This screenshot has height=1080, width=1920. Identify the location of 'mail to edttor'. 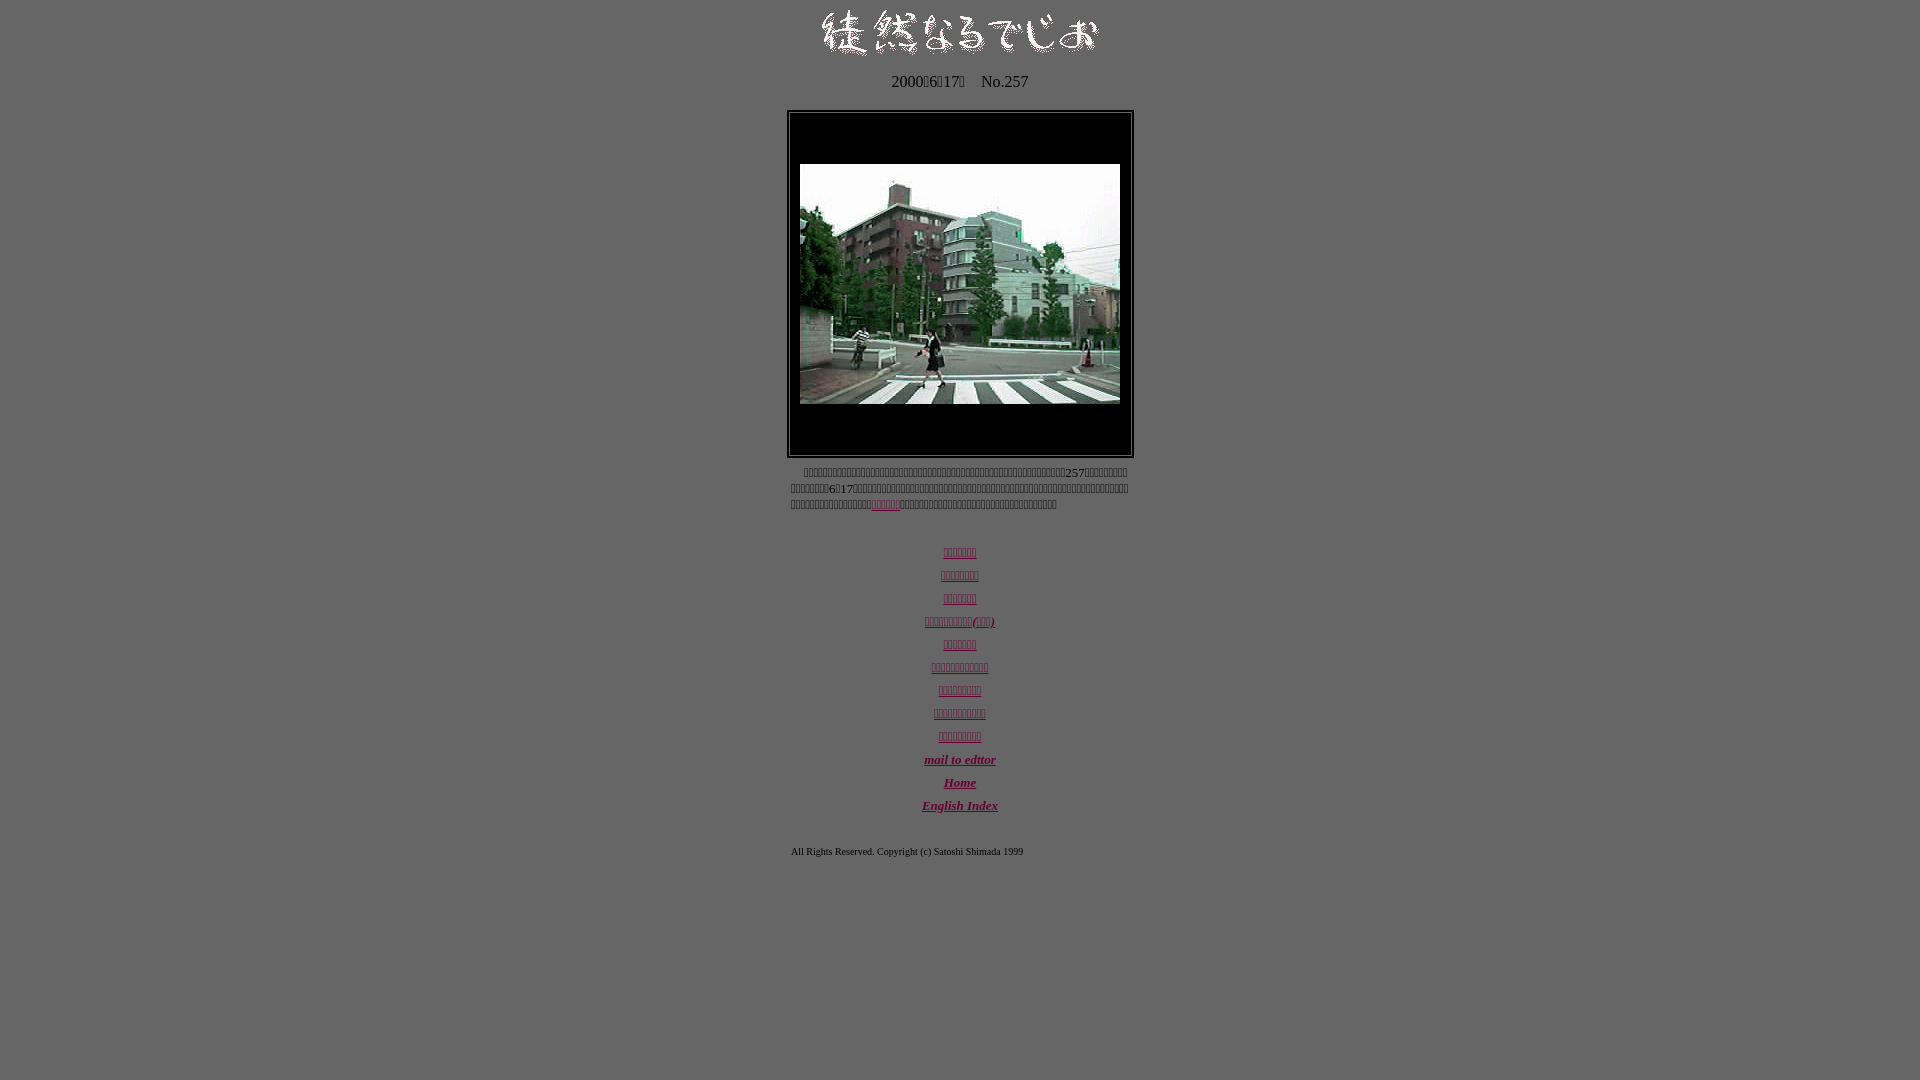
(923, 759).